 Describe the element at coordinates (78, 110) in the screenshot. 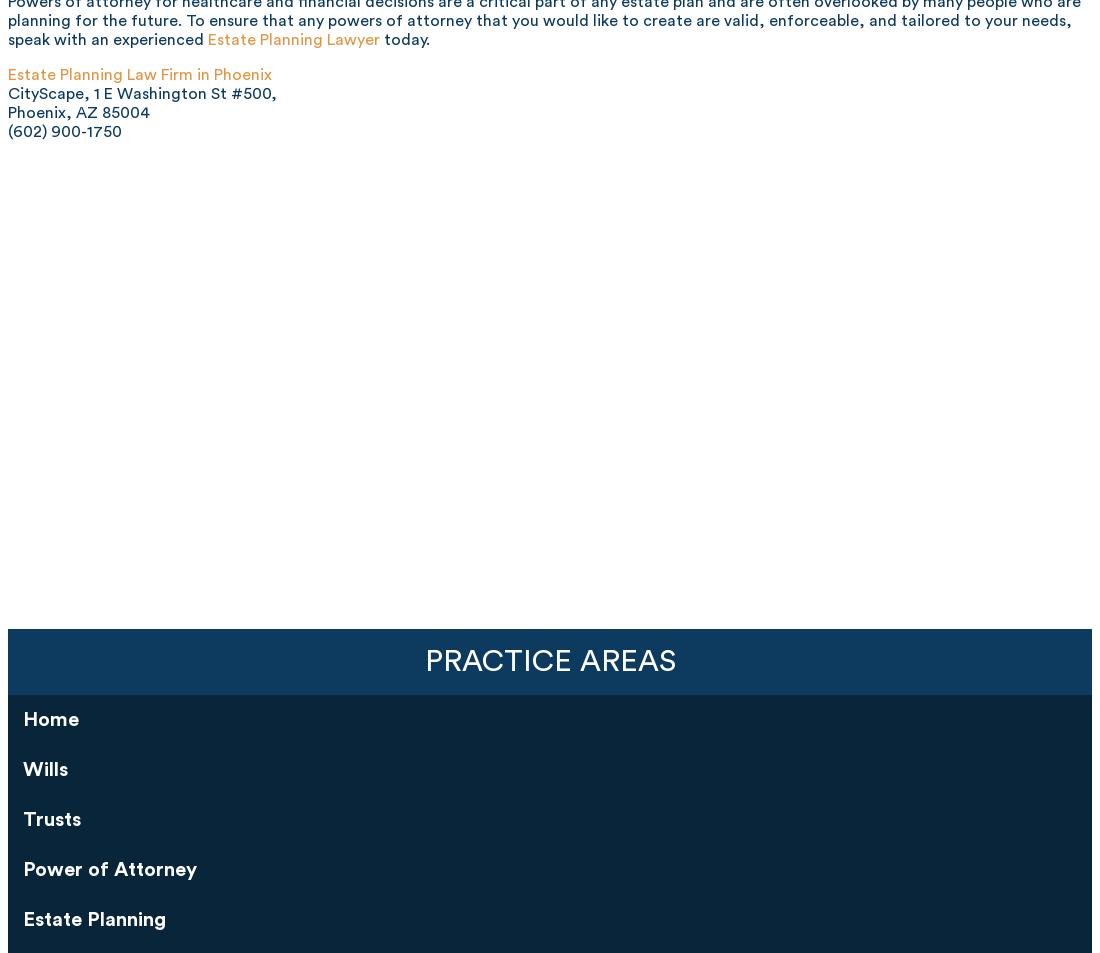

I see `'Phoenix, AZ 85004'` at that location.